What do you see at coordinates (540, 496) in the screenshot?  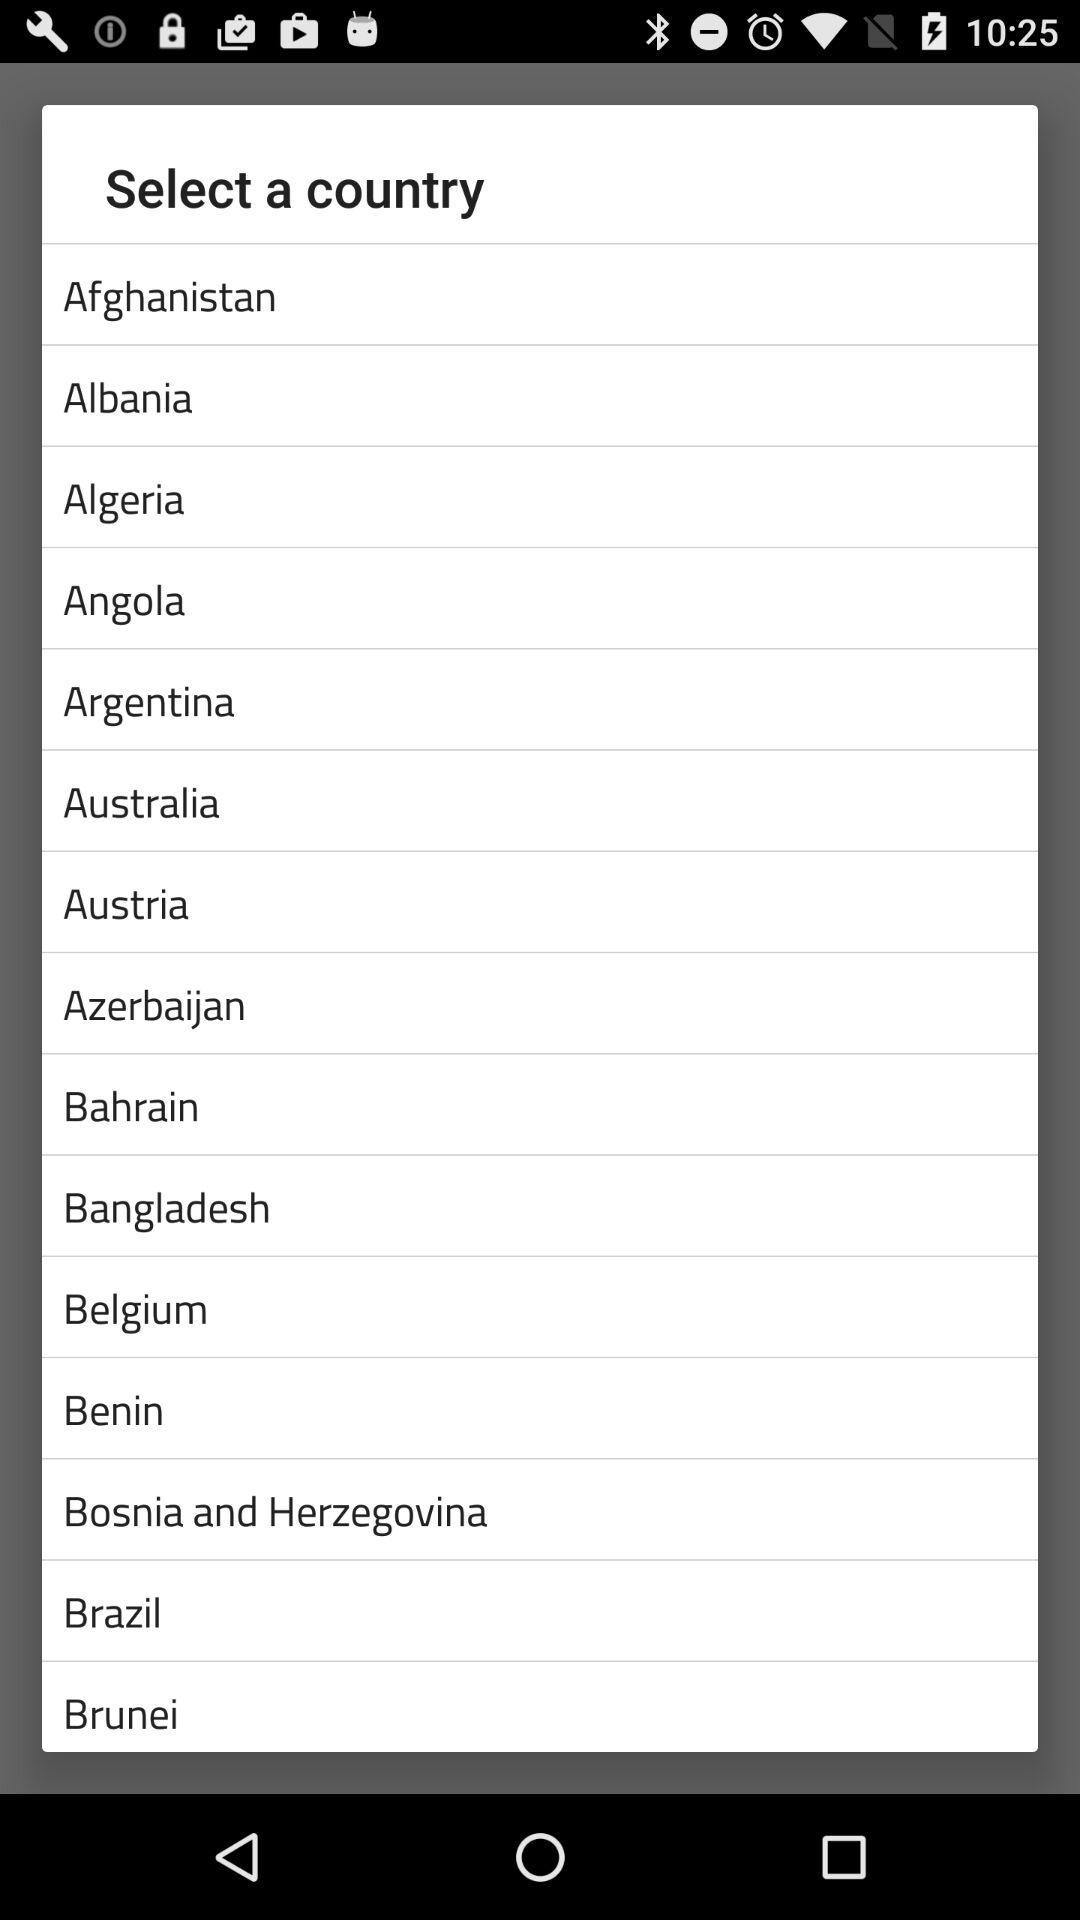 I see `the algeria icon` at bounding box center [540, 496].